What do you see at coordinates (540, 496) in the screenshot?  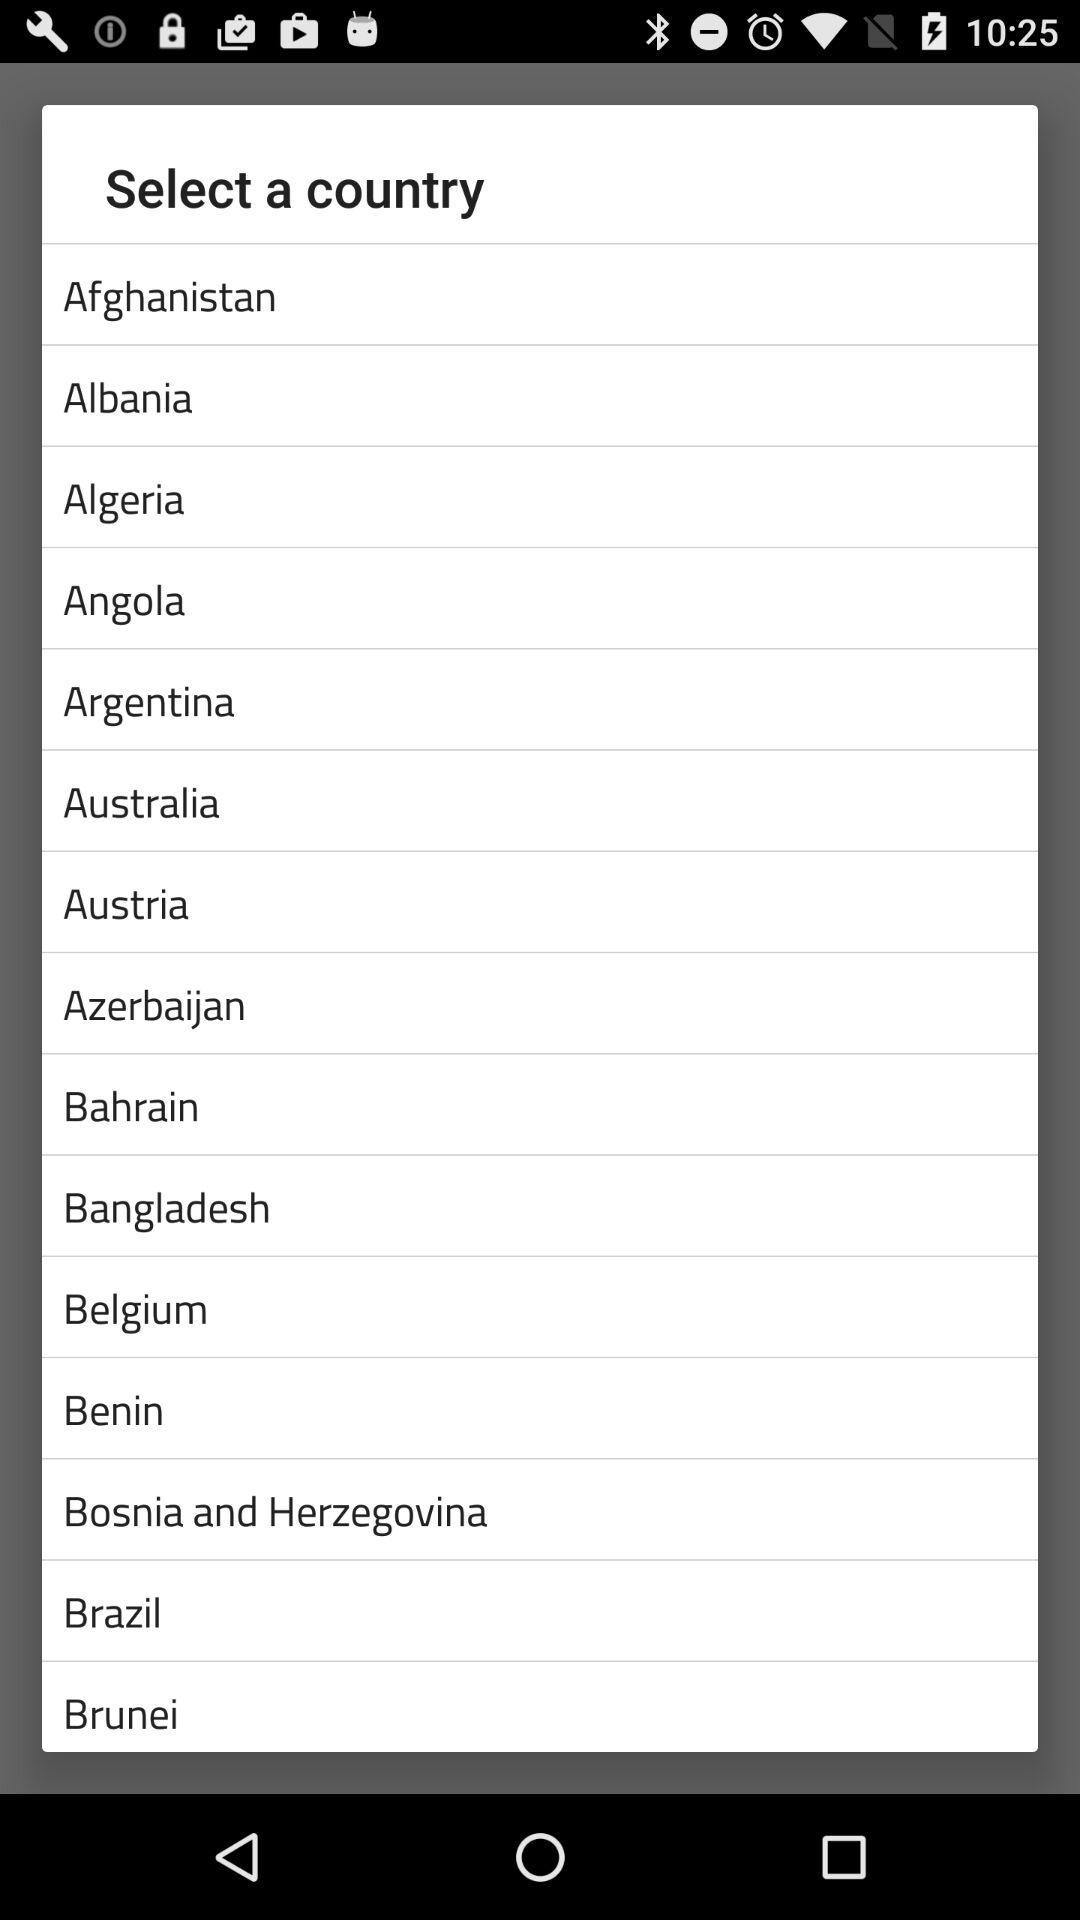 I see `the algeria icon` at bounding box center [540, 496].